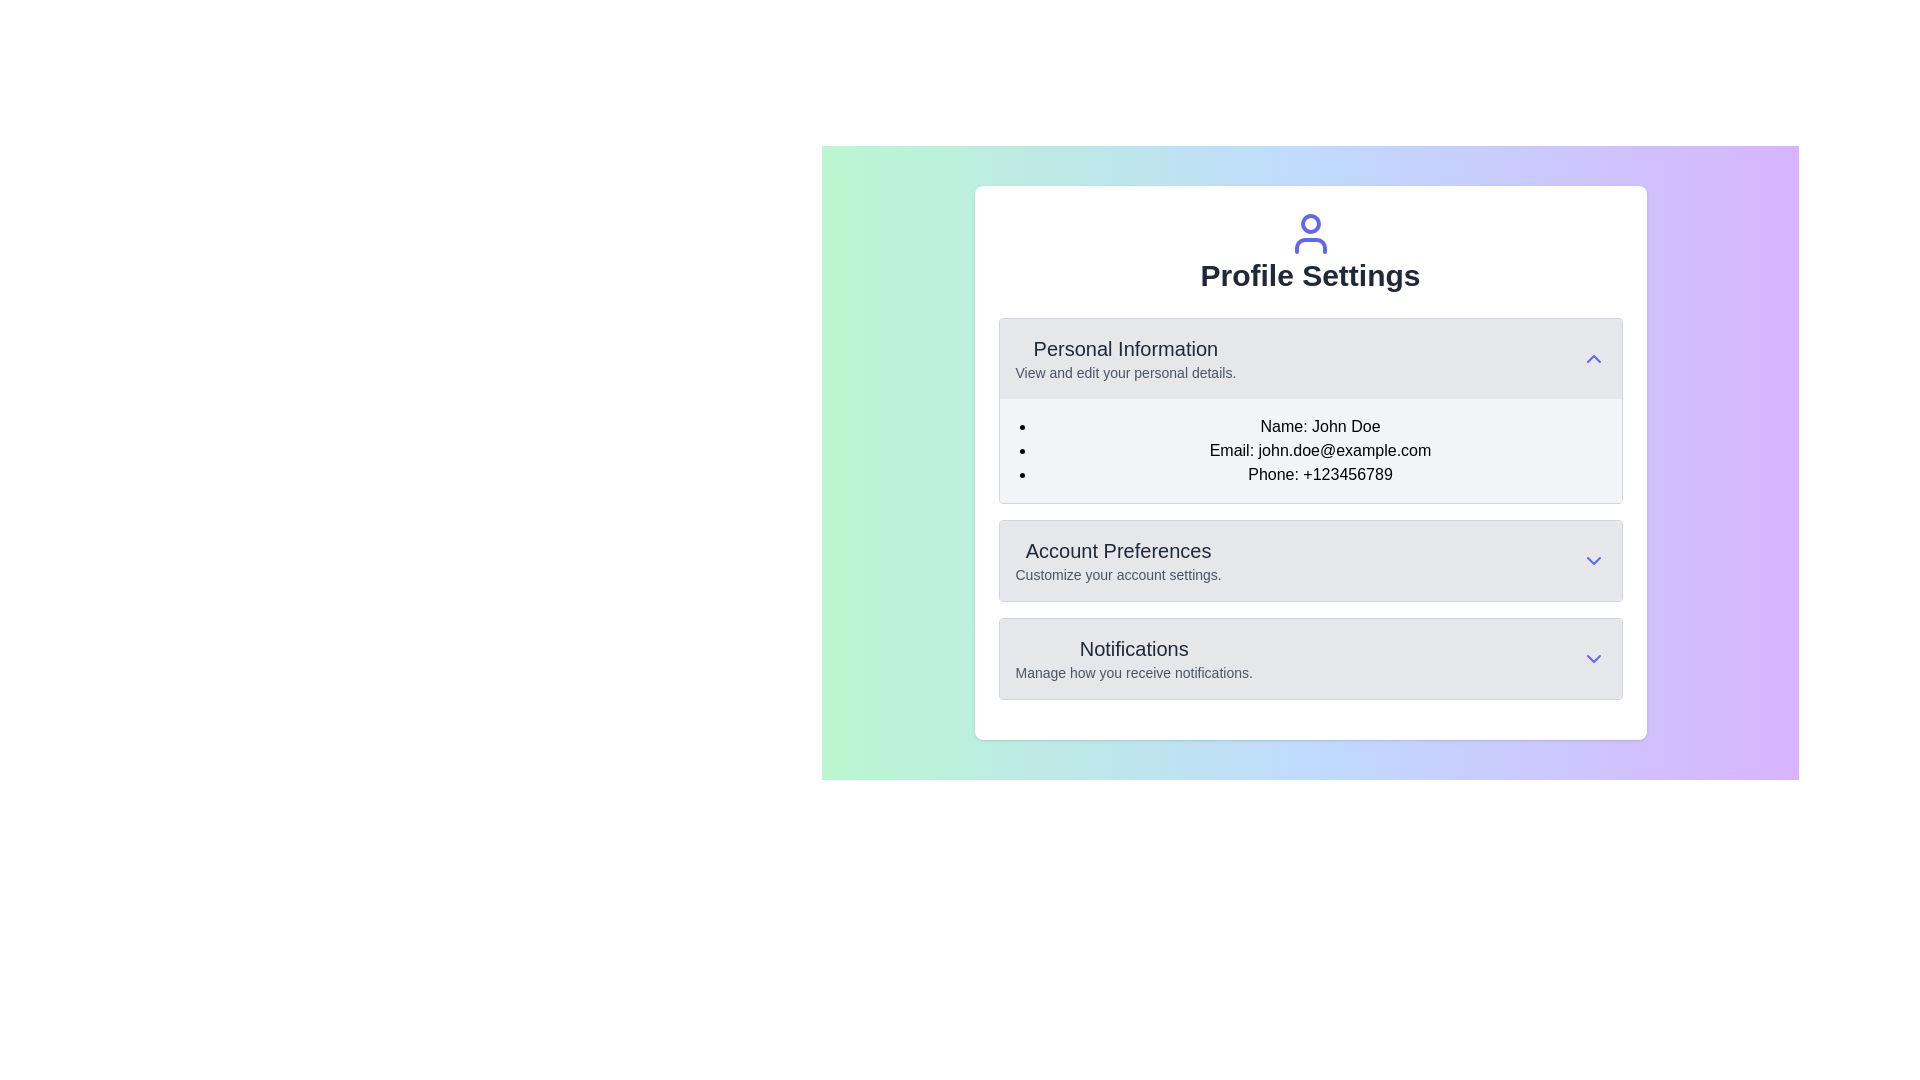 The height and width of the screenshot is (1080, 1920). Describe the element at coordinates (1320, 426) in the screenshot. I see `the user's name displayed in the first text box of the 'Personal Information' section under 'Profile Settings'` at that location.